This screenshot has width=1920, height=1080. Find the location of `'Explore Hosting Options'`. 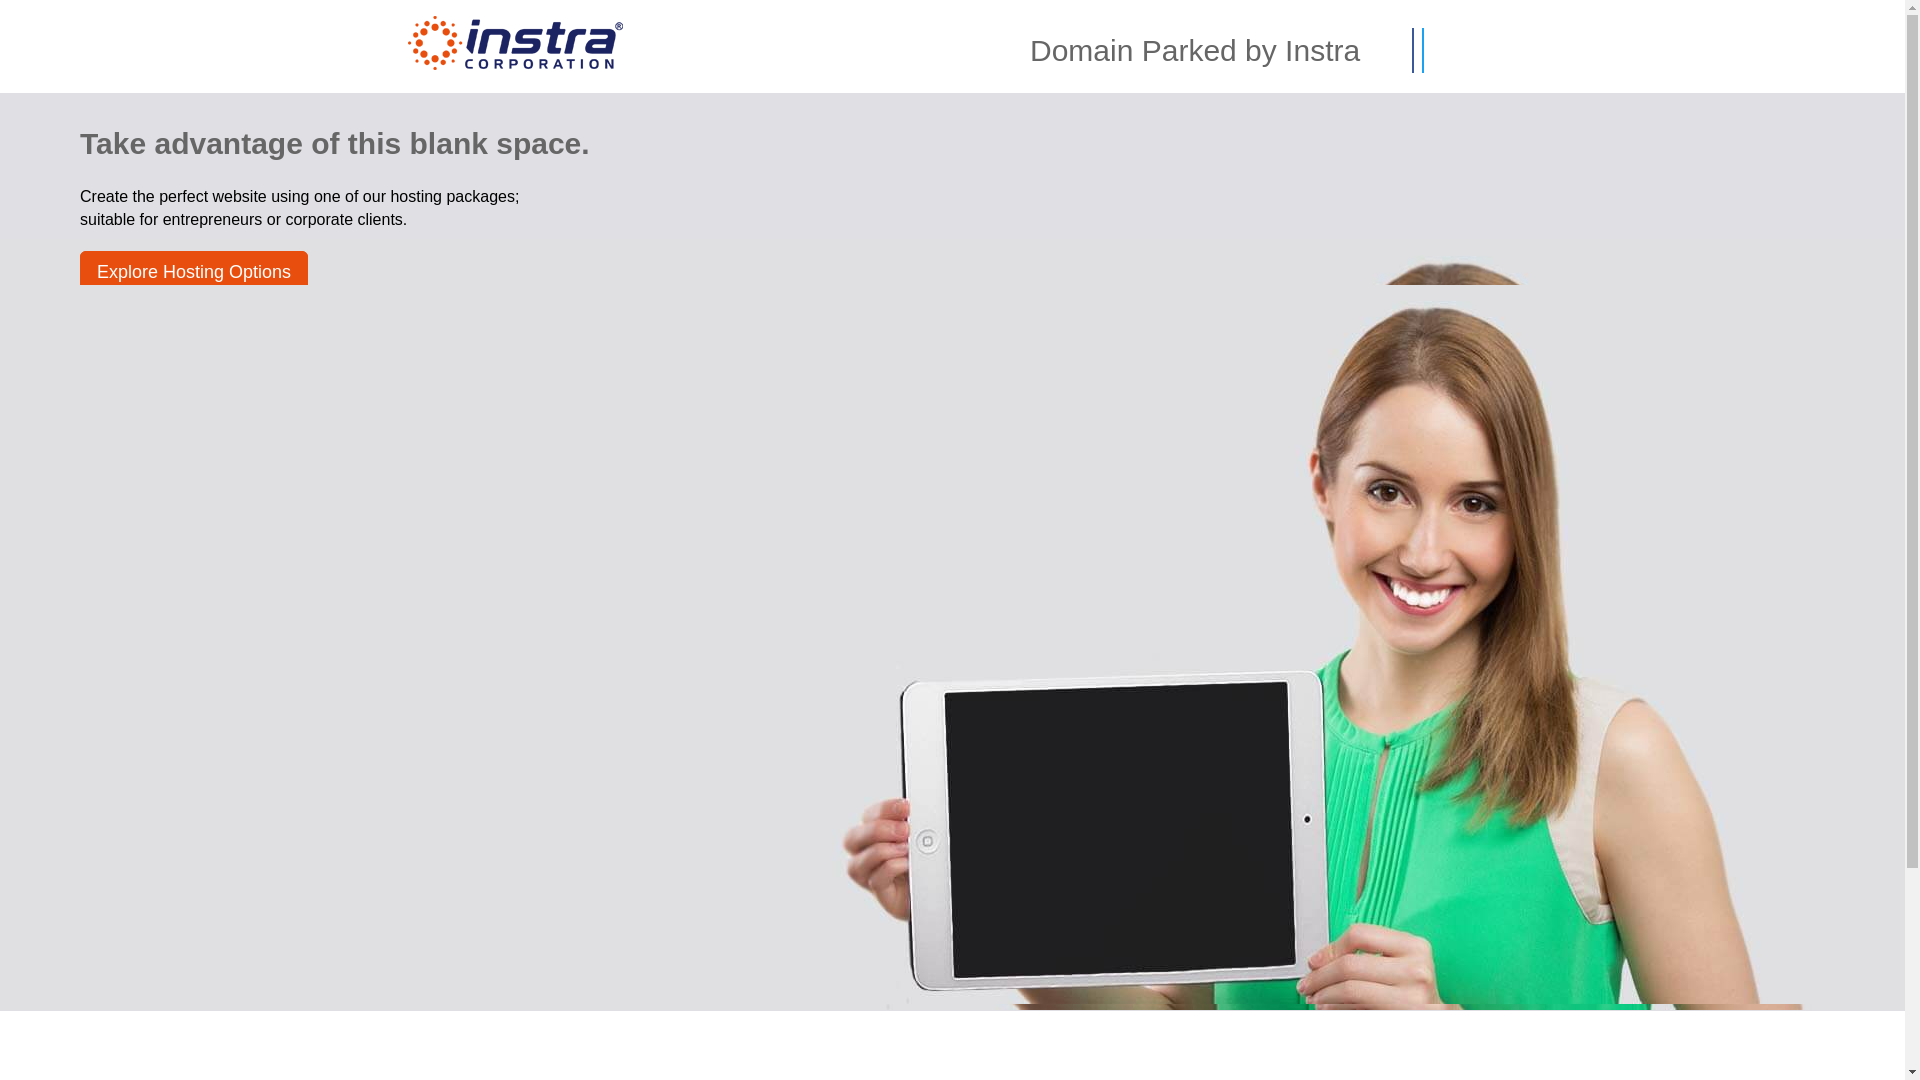

'Explore Hosting Options' is located at coordinates (193, 272).